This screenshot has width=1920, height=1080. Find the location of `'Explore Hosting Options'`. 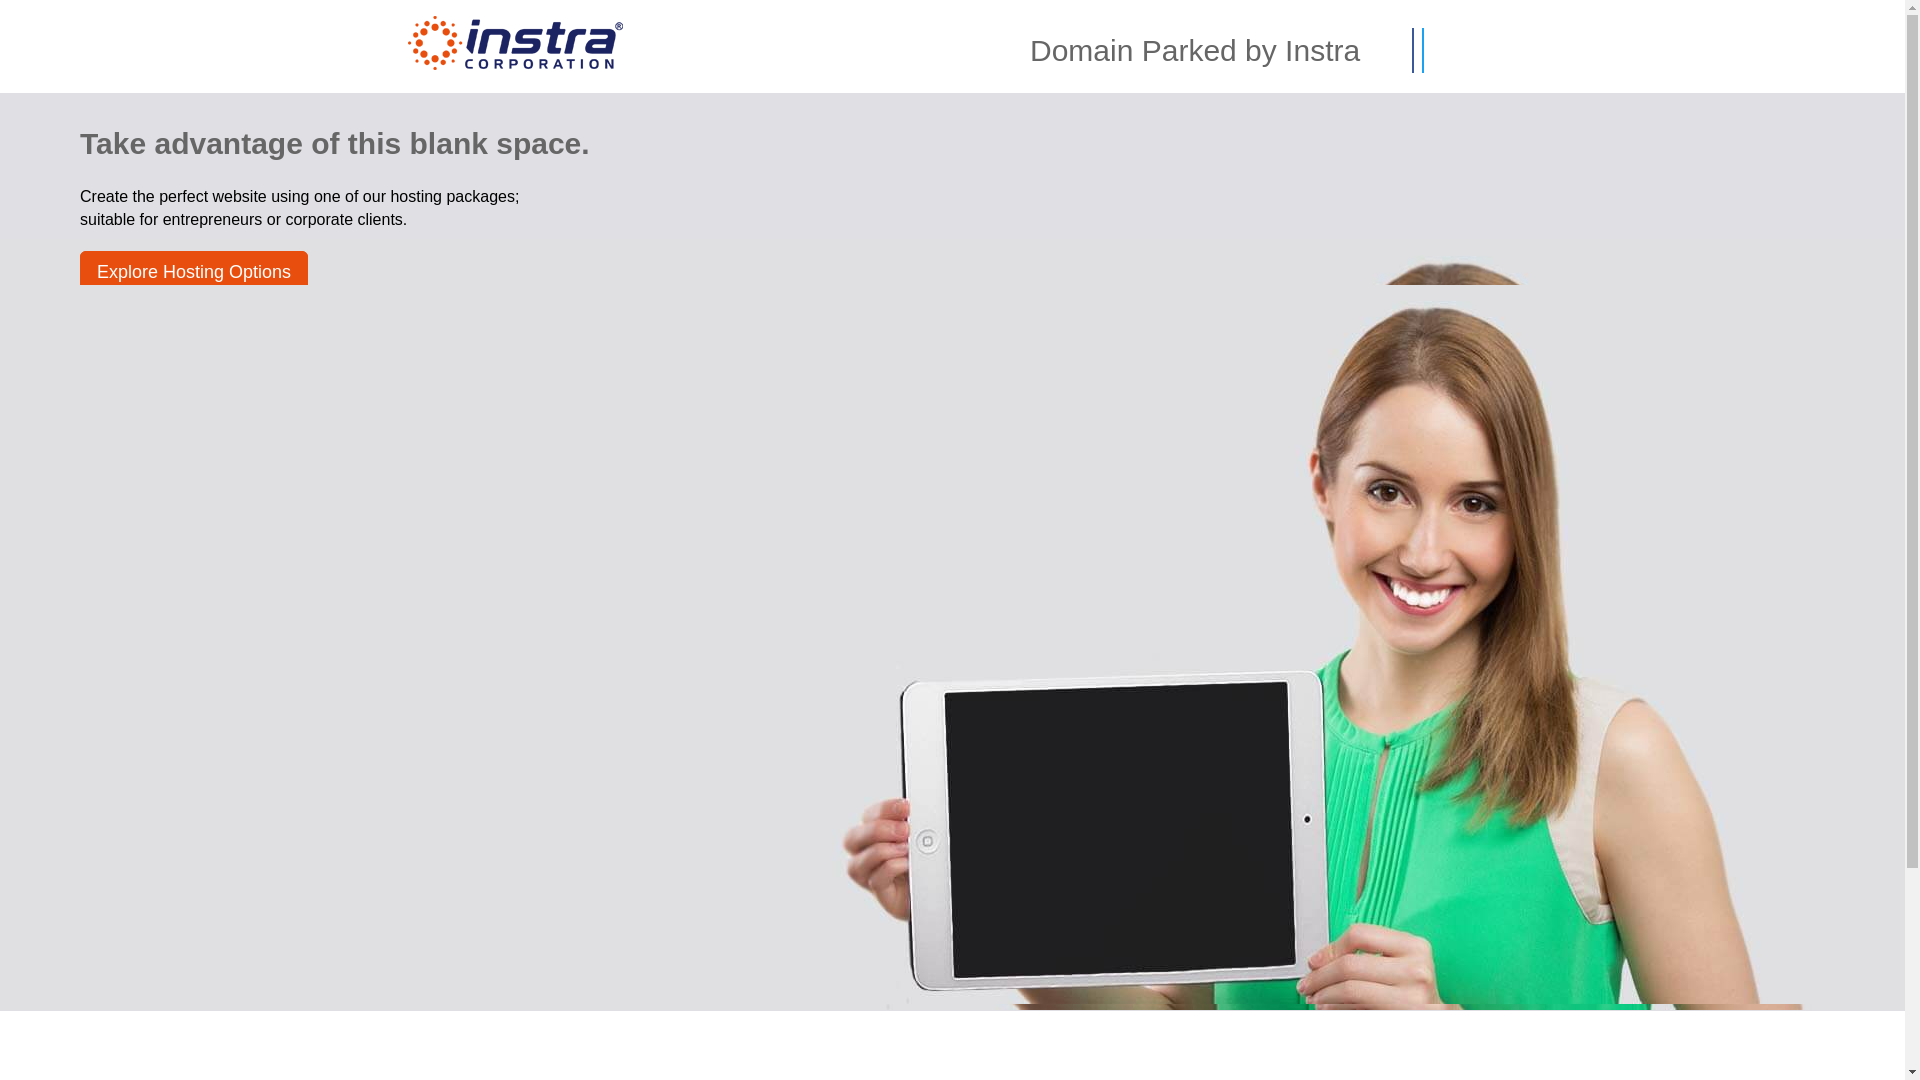

'Explore Hosting Options' is located at coordinates (193, 272).